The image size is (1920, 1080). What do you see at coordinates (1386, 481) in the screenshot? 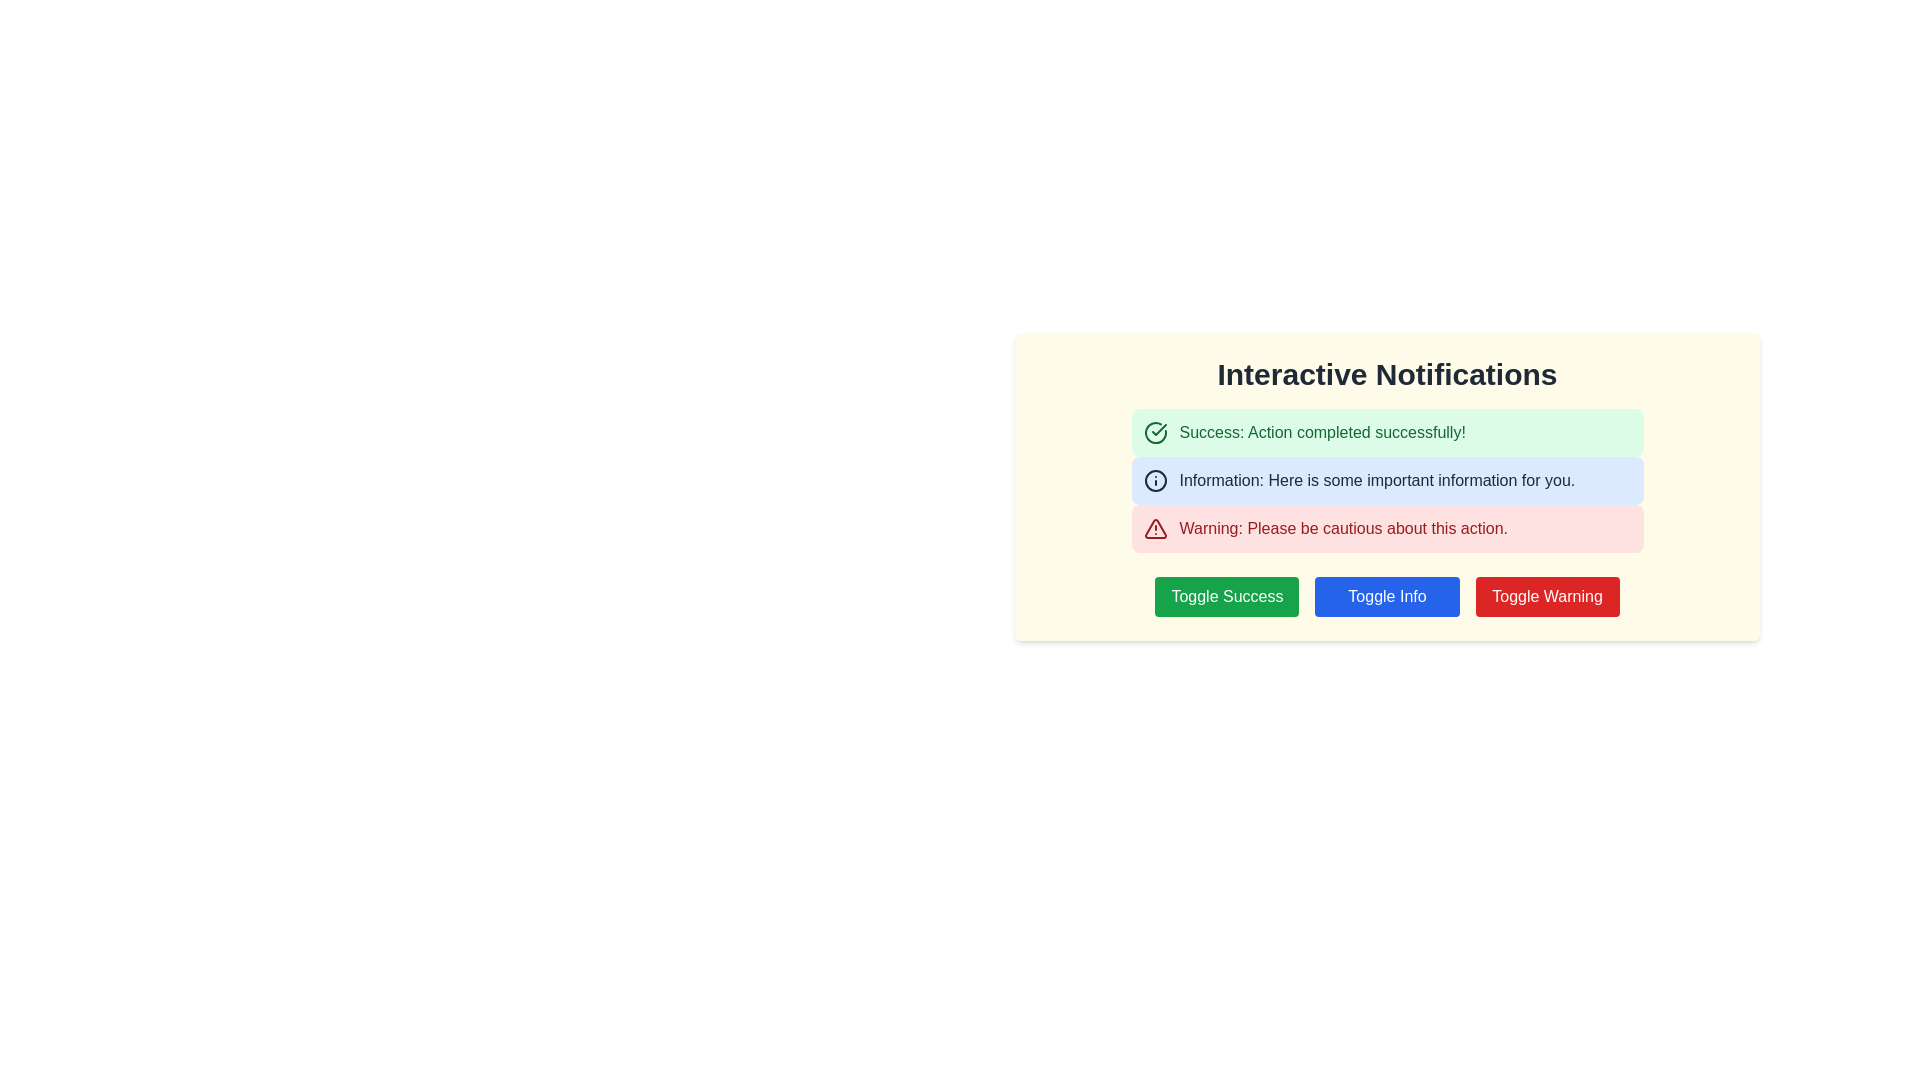
I see `the Information notification box, which has a light blue background and contains a message starting with 'Information:'` at bounding box center [1386, 481].